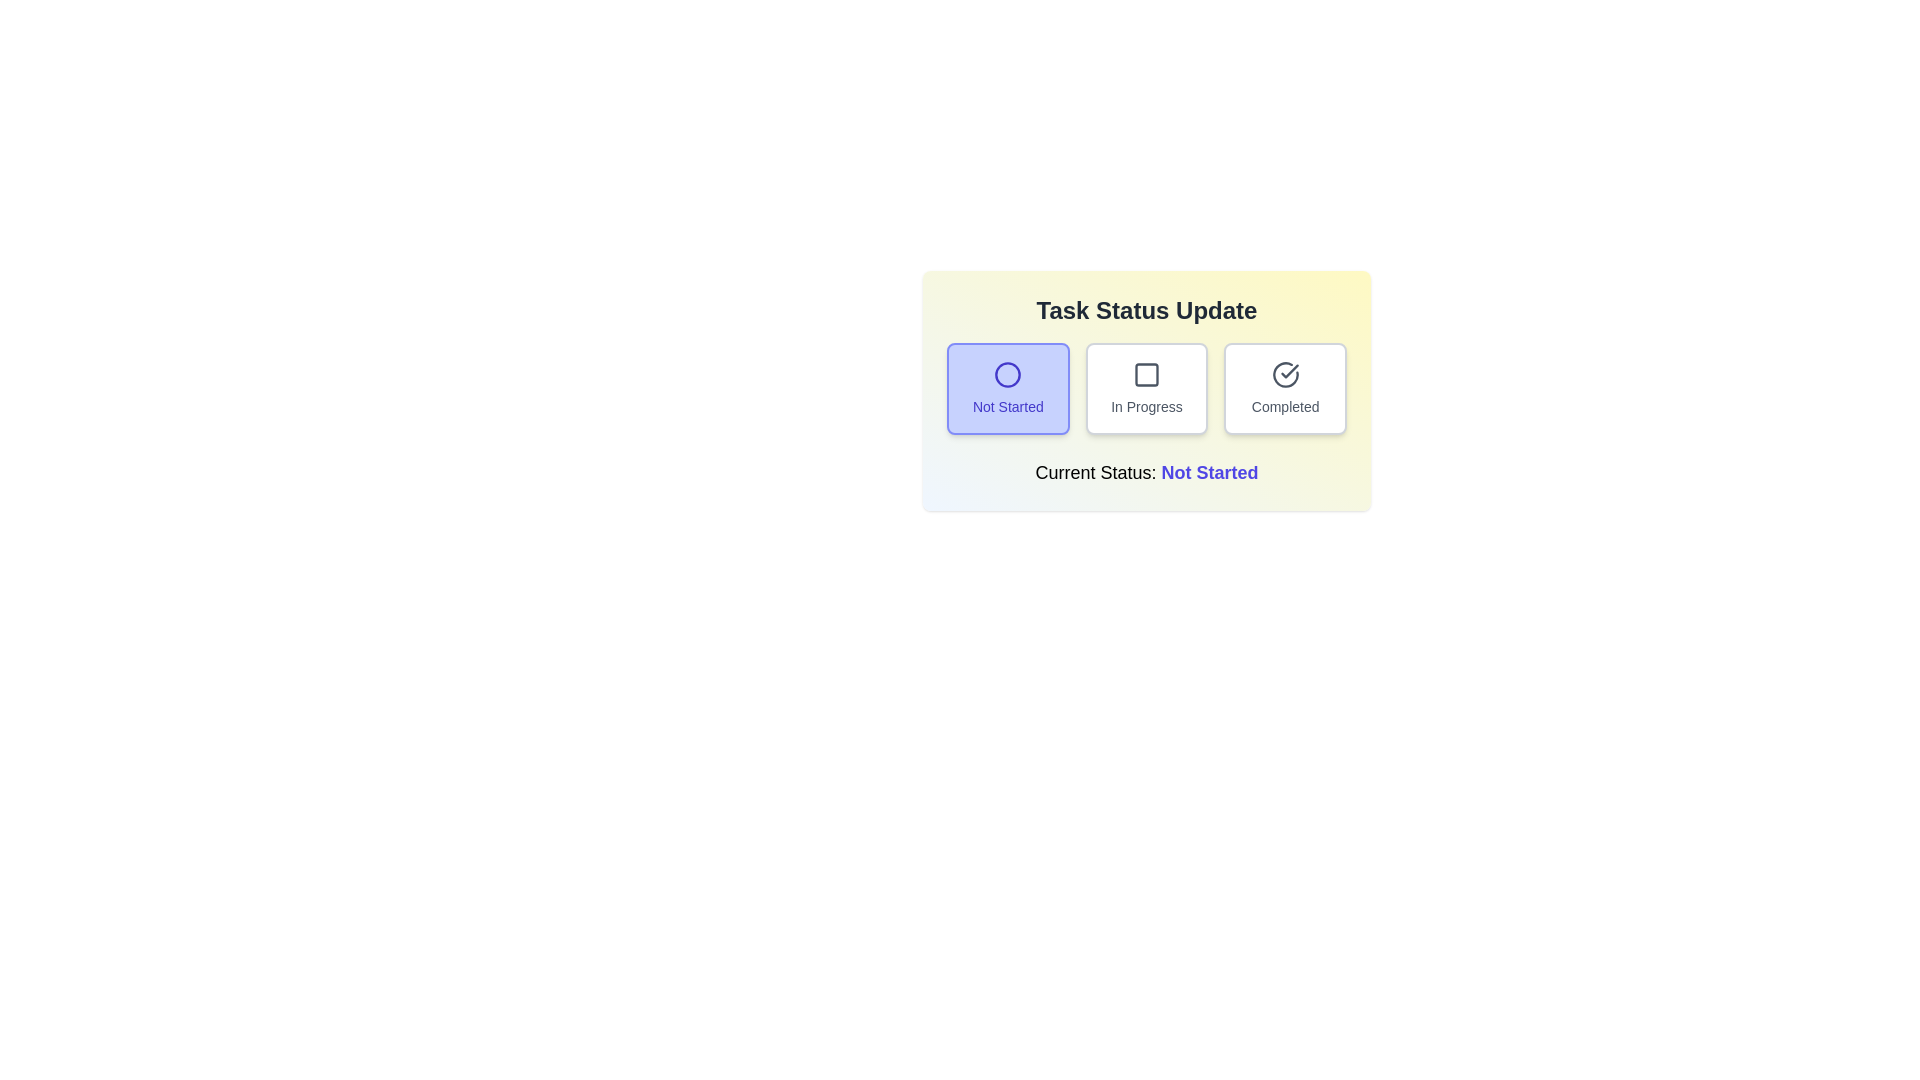  Describe the element at coordinates (1008, 389) in the screenshot. I see `the button labeled 'Not Started' to observe its hover effect` at that location.